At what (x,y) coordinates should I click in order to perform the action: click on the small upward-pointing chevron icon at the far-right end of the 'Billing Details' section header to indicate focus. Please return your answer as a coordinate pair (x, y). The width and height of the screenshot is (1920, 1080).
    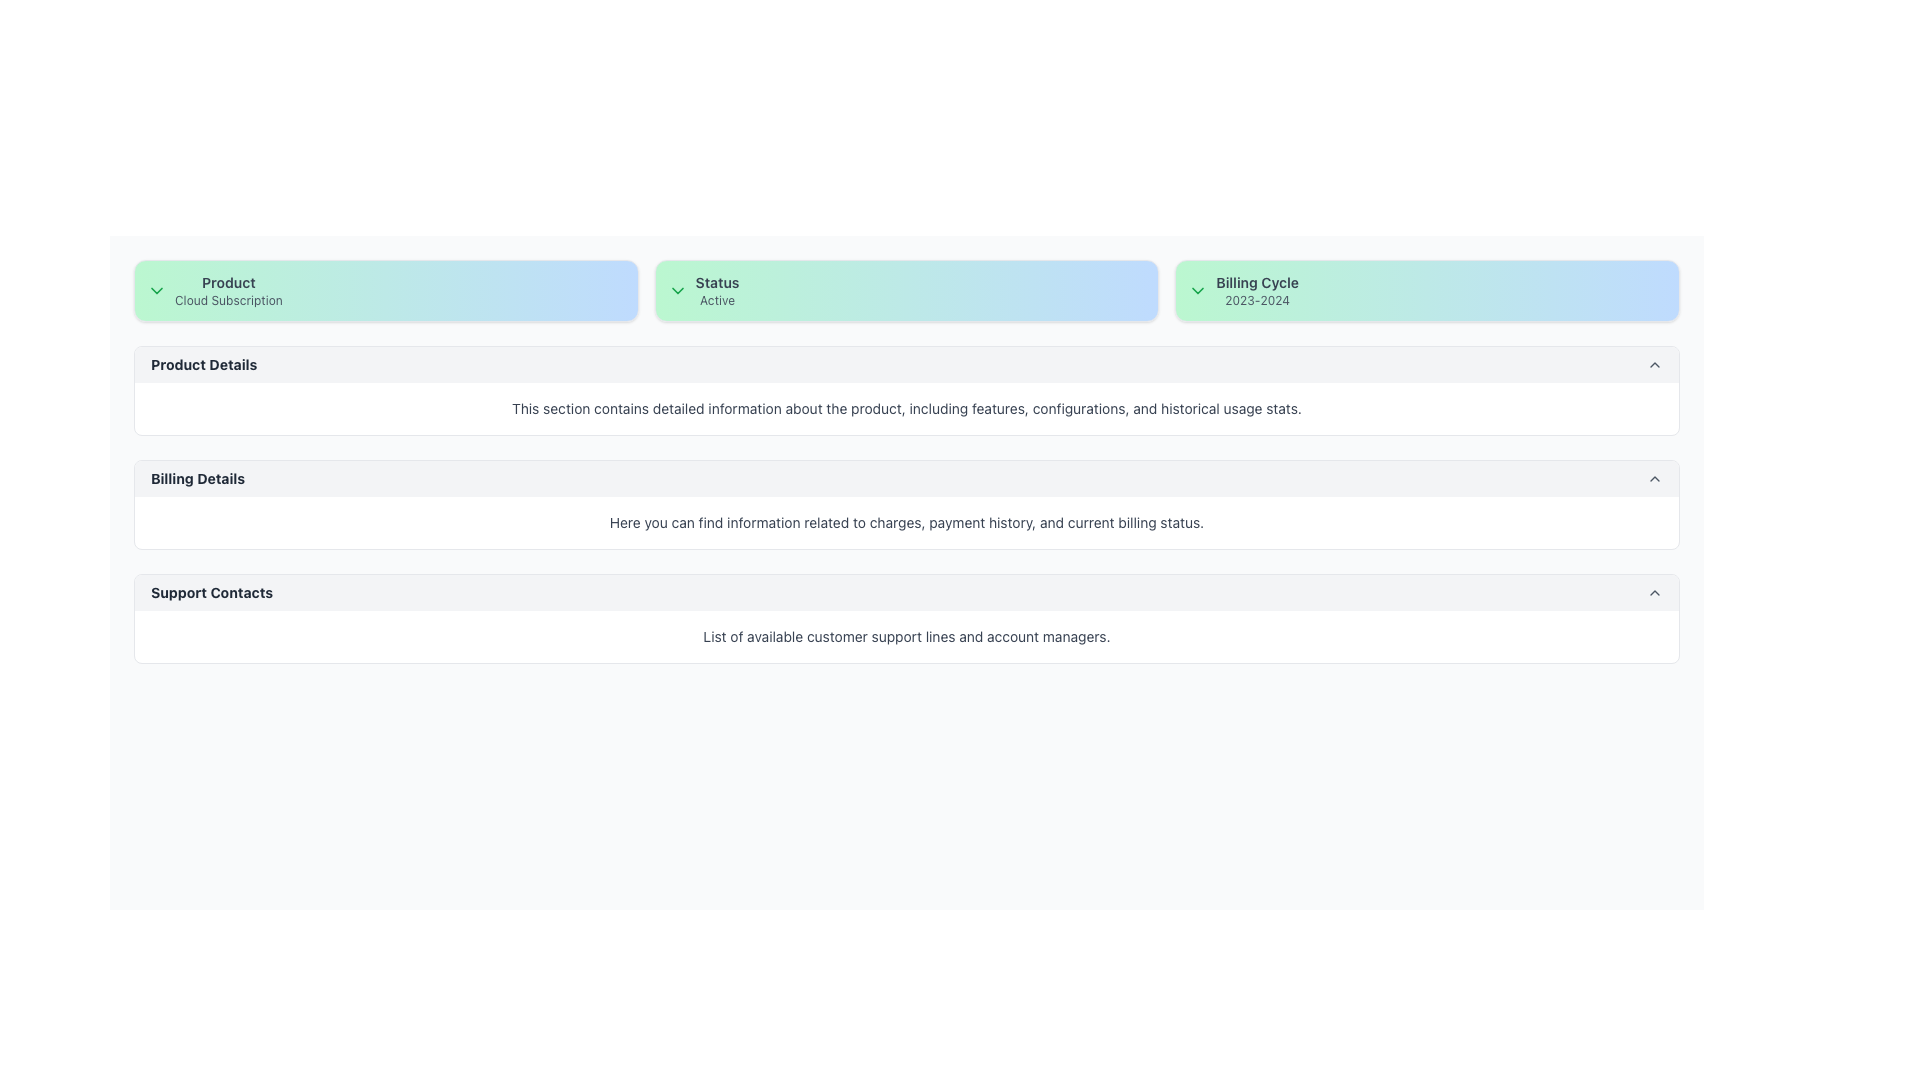
    Looking at the image, I should click on (1655, 478).